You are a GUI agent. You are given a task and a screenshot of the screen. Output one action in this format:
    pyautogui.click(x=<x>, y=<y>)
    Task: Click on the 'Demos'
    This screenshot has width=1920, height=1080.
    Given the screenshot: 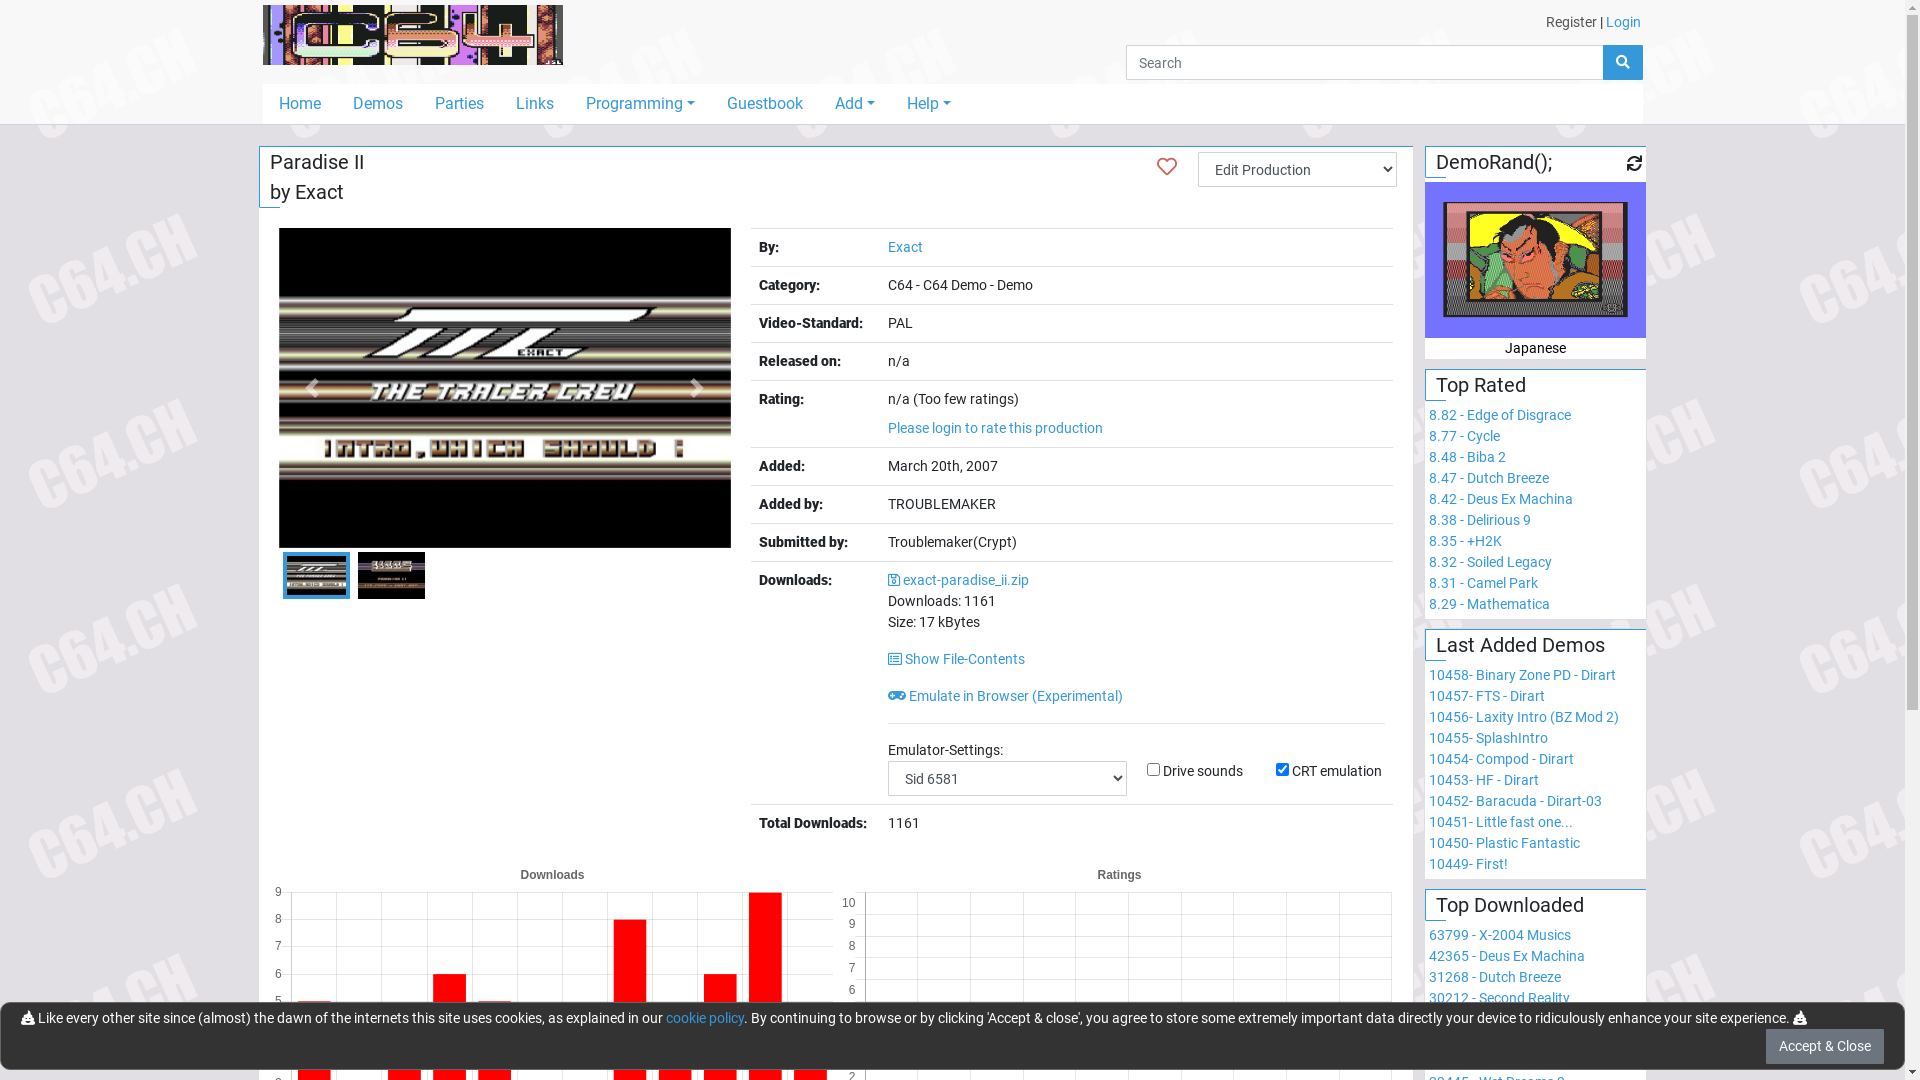 What is the action you would take?
    pyautogui.click(x=377, y=104)
    